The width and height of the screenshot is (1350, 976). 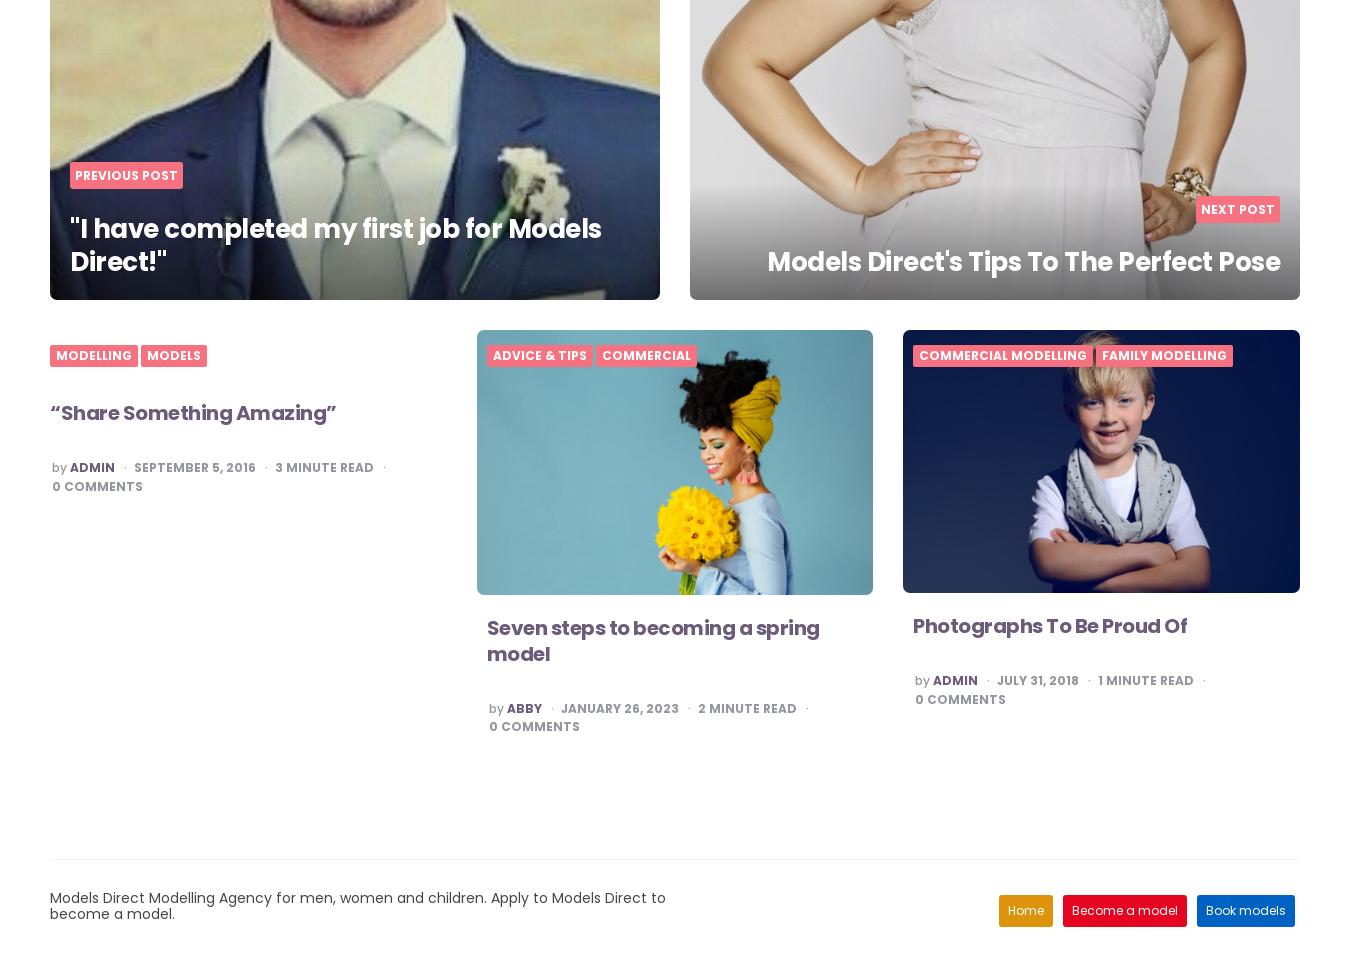 I want to click on 'Models Direct's Tips To The Perfect Pose', so click(x=765, y=261).